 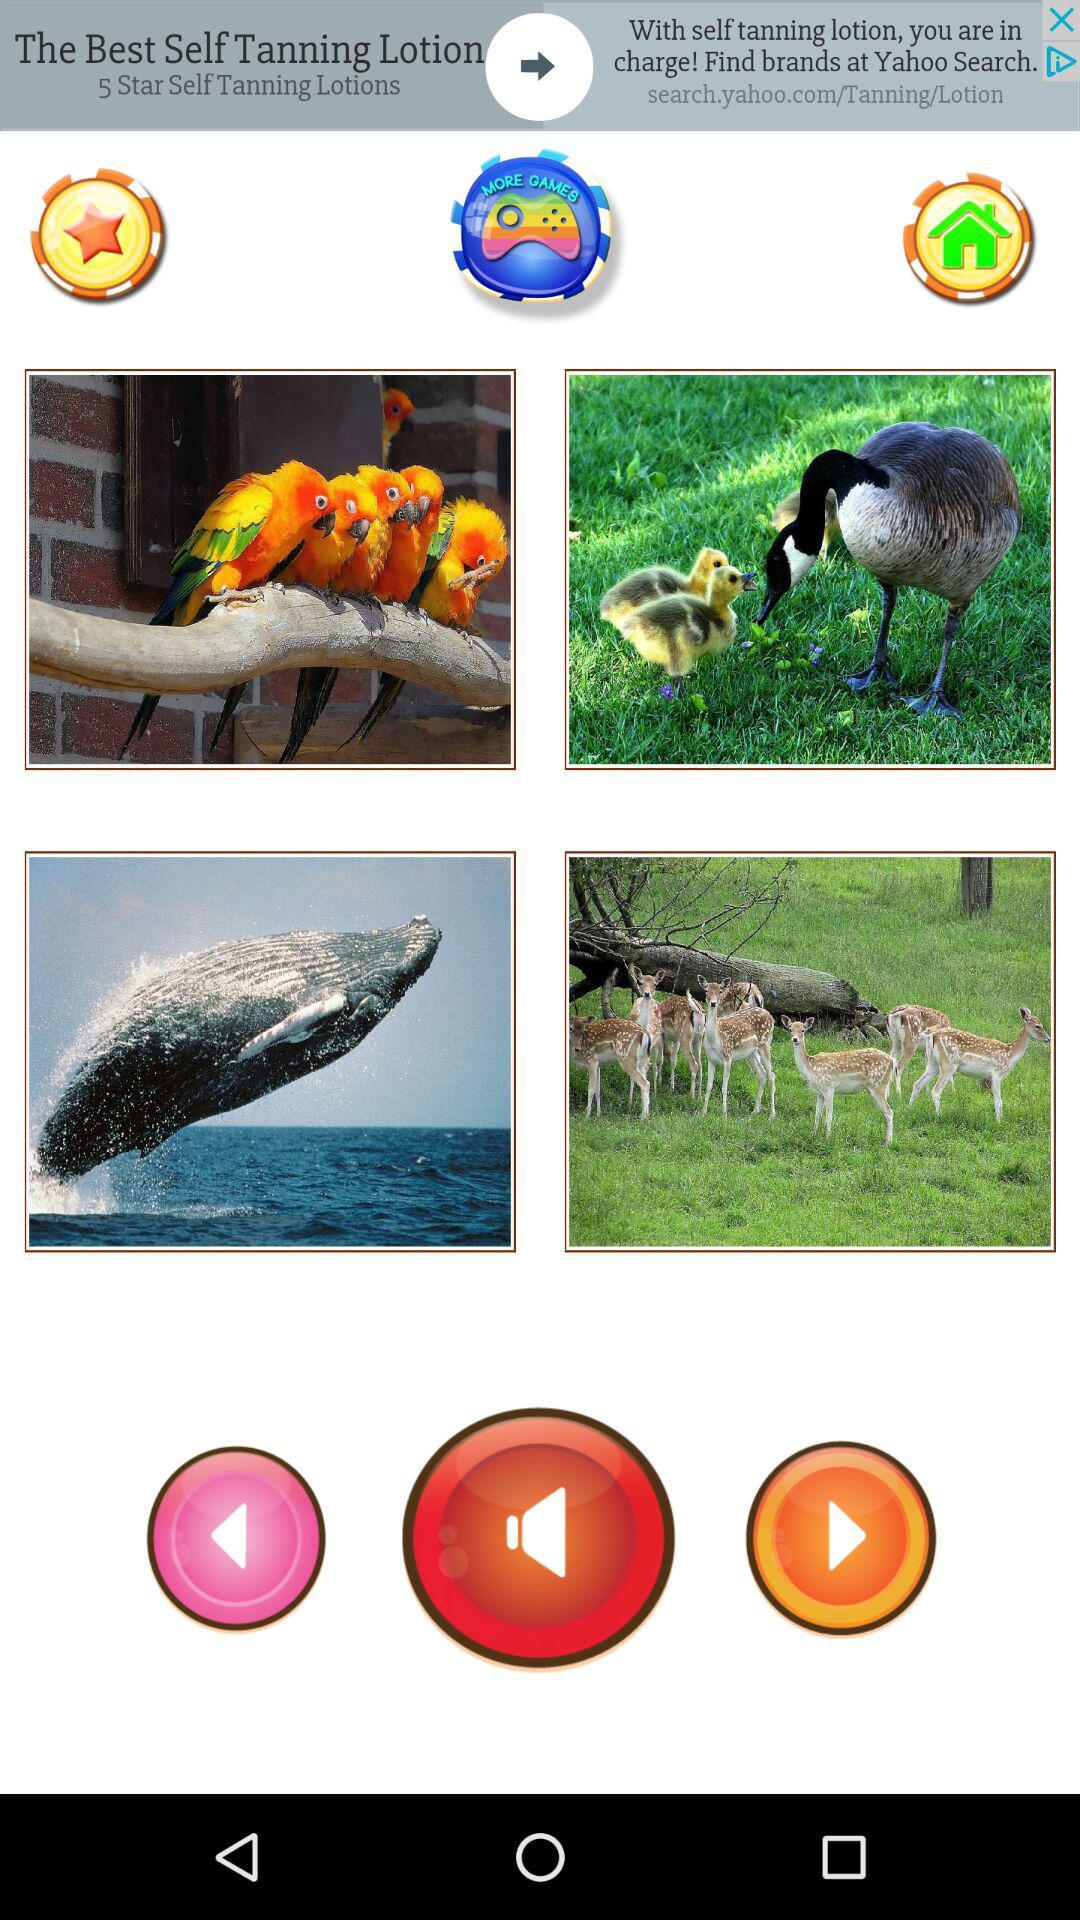 I want to click on return home, so click(x=967, y=236).